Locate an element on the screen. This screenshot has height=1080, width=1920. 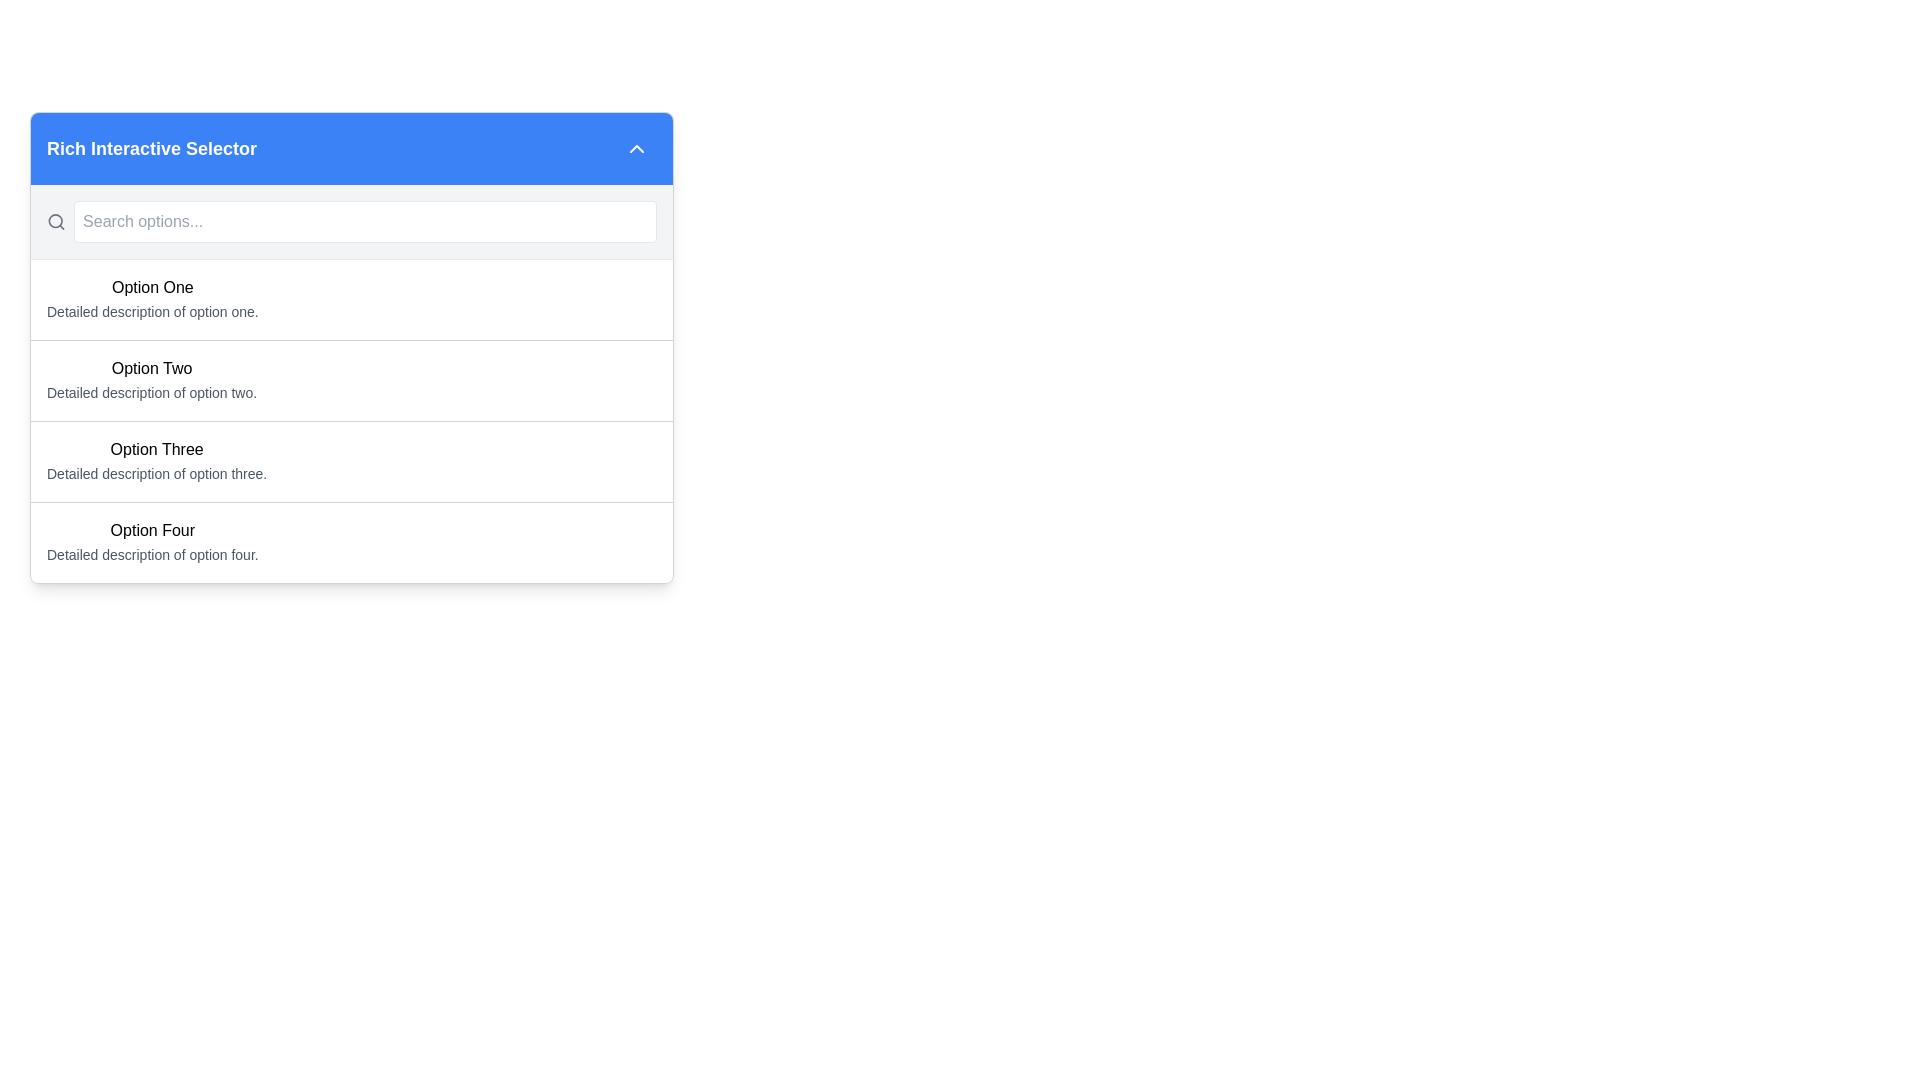
the text label displaying 'Option Four' within the selectable menu interface under the header 'Rich Interactive Selector' is located at coordinates (151, 530).